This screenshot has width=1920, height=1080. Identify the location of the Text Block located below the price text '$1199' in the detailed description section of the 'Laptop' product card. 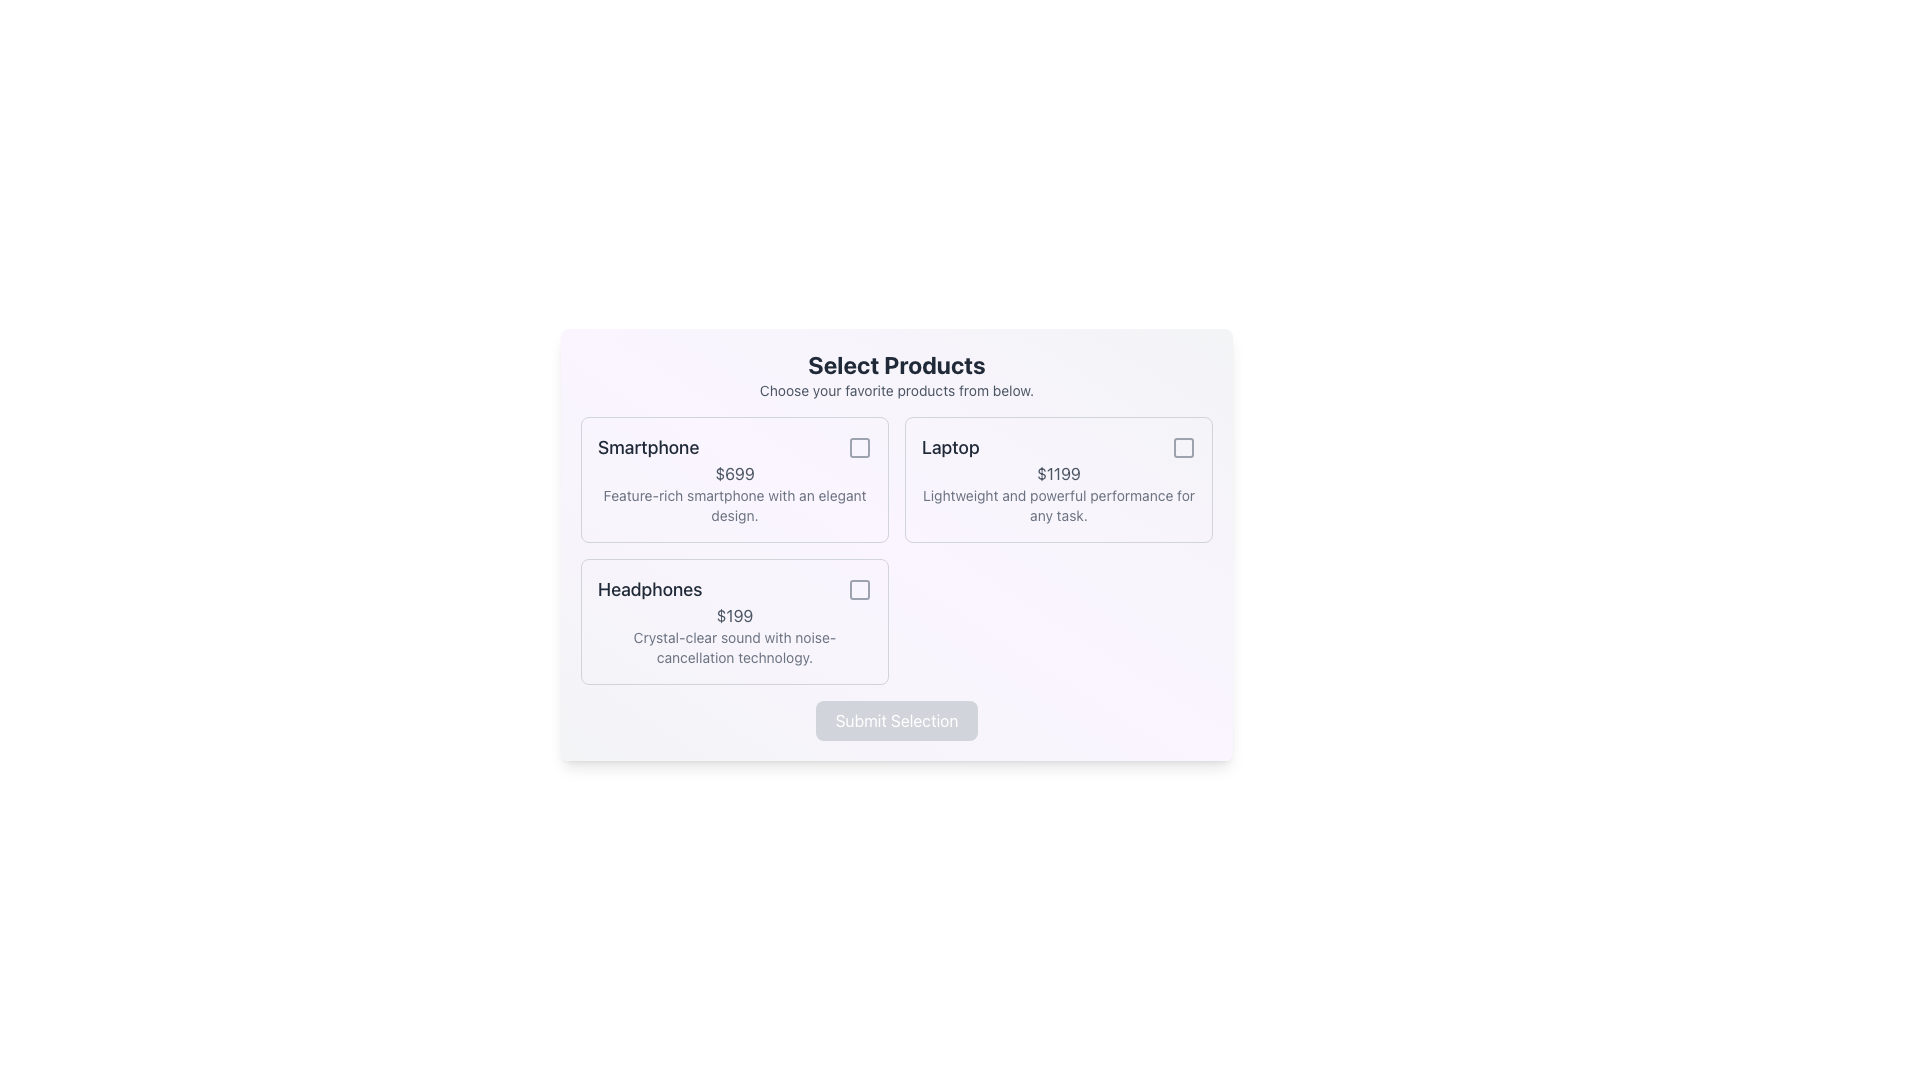
(1058, 504).